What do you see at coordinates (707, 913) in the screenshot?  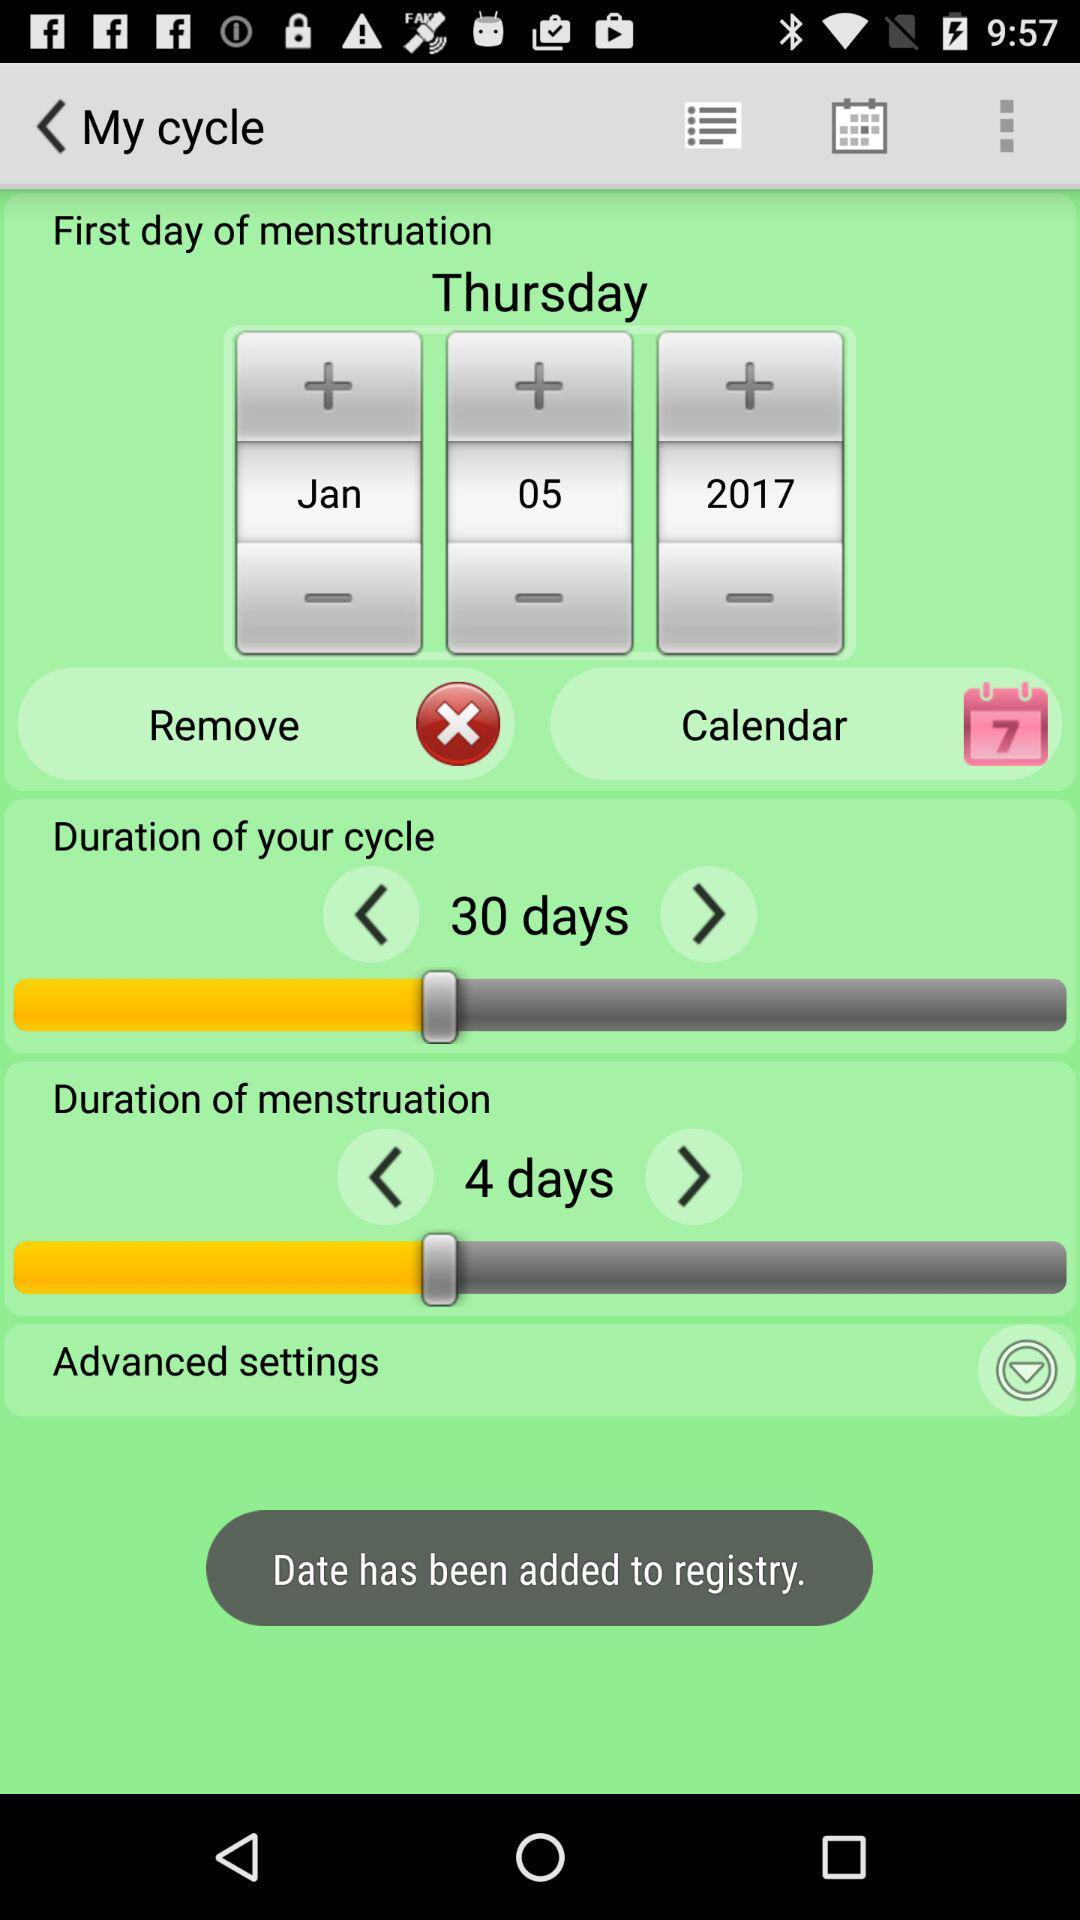 I see `next` at bounding box center [707, 913].